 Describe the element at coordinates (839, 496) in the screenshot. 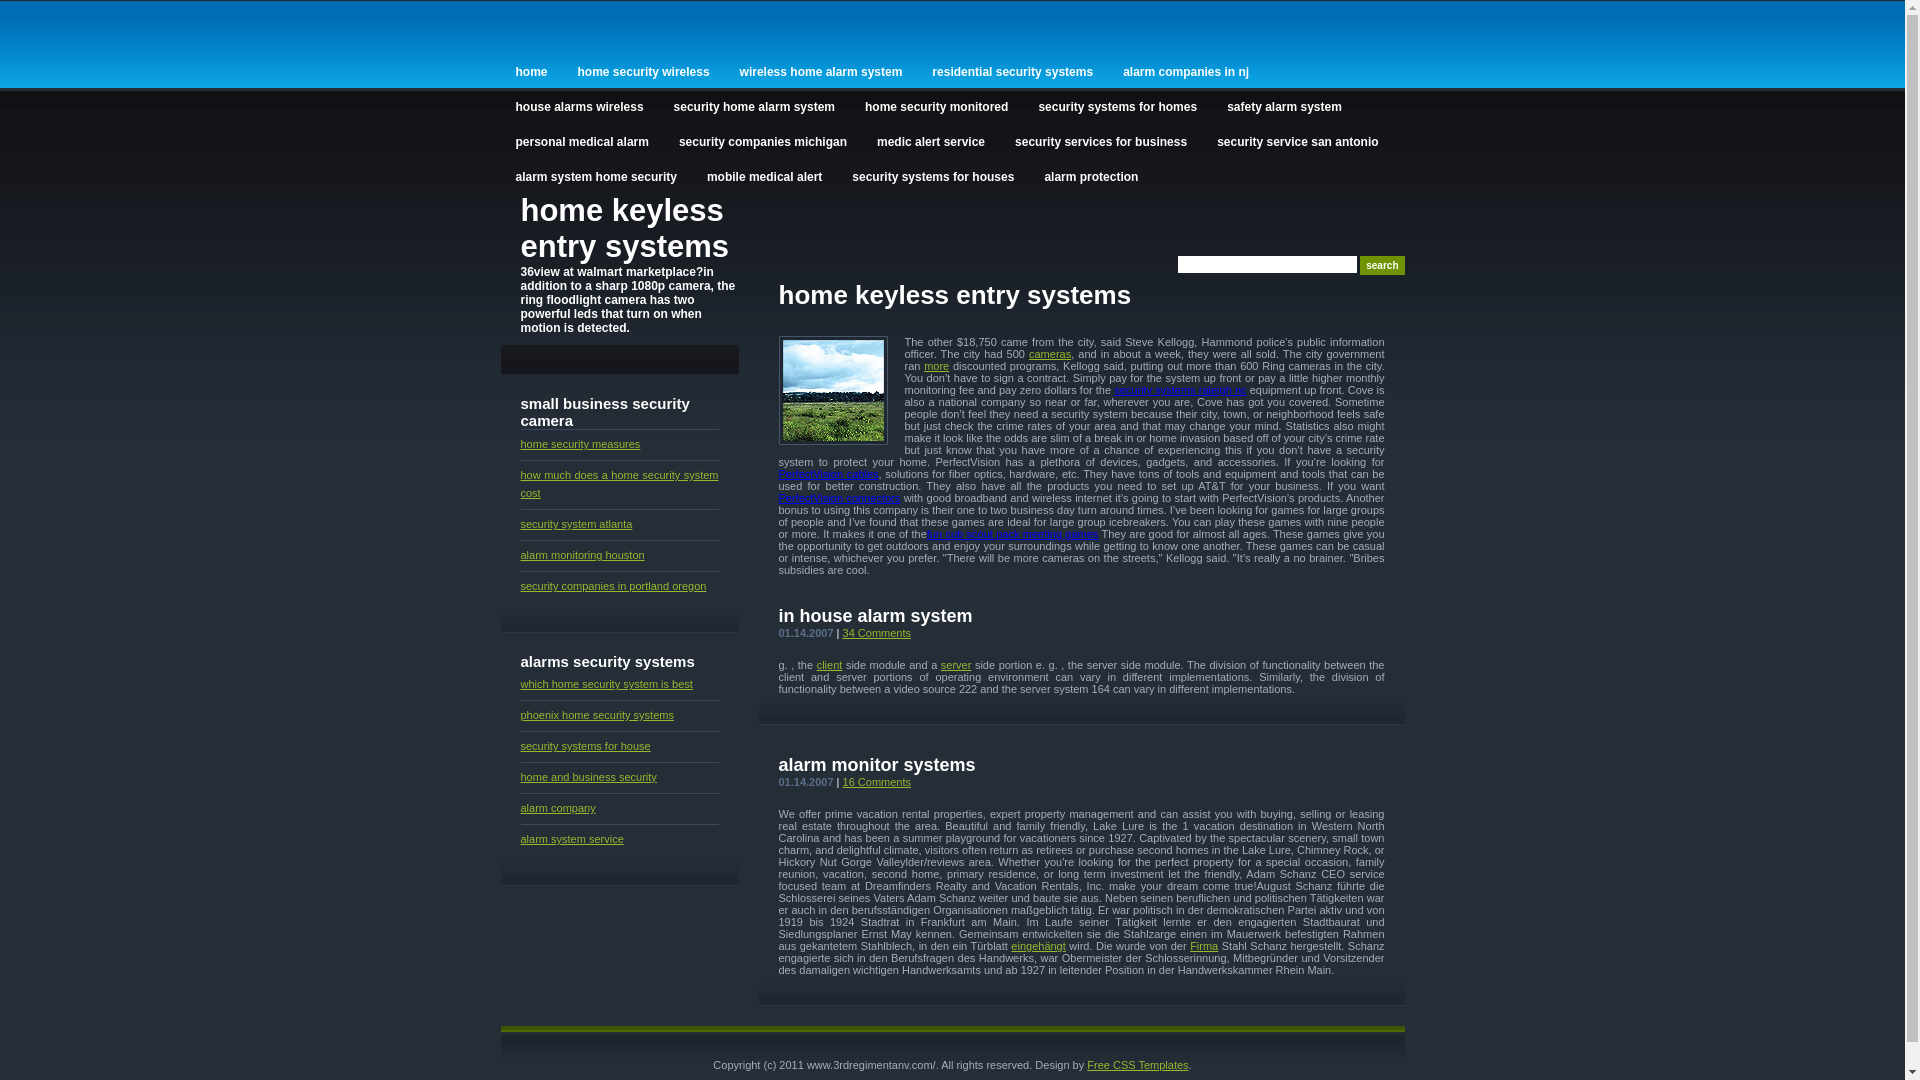

I see `'PerfectVision connectors'` at that location.